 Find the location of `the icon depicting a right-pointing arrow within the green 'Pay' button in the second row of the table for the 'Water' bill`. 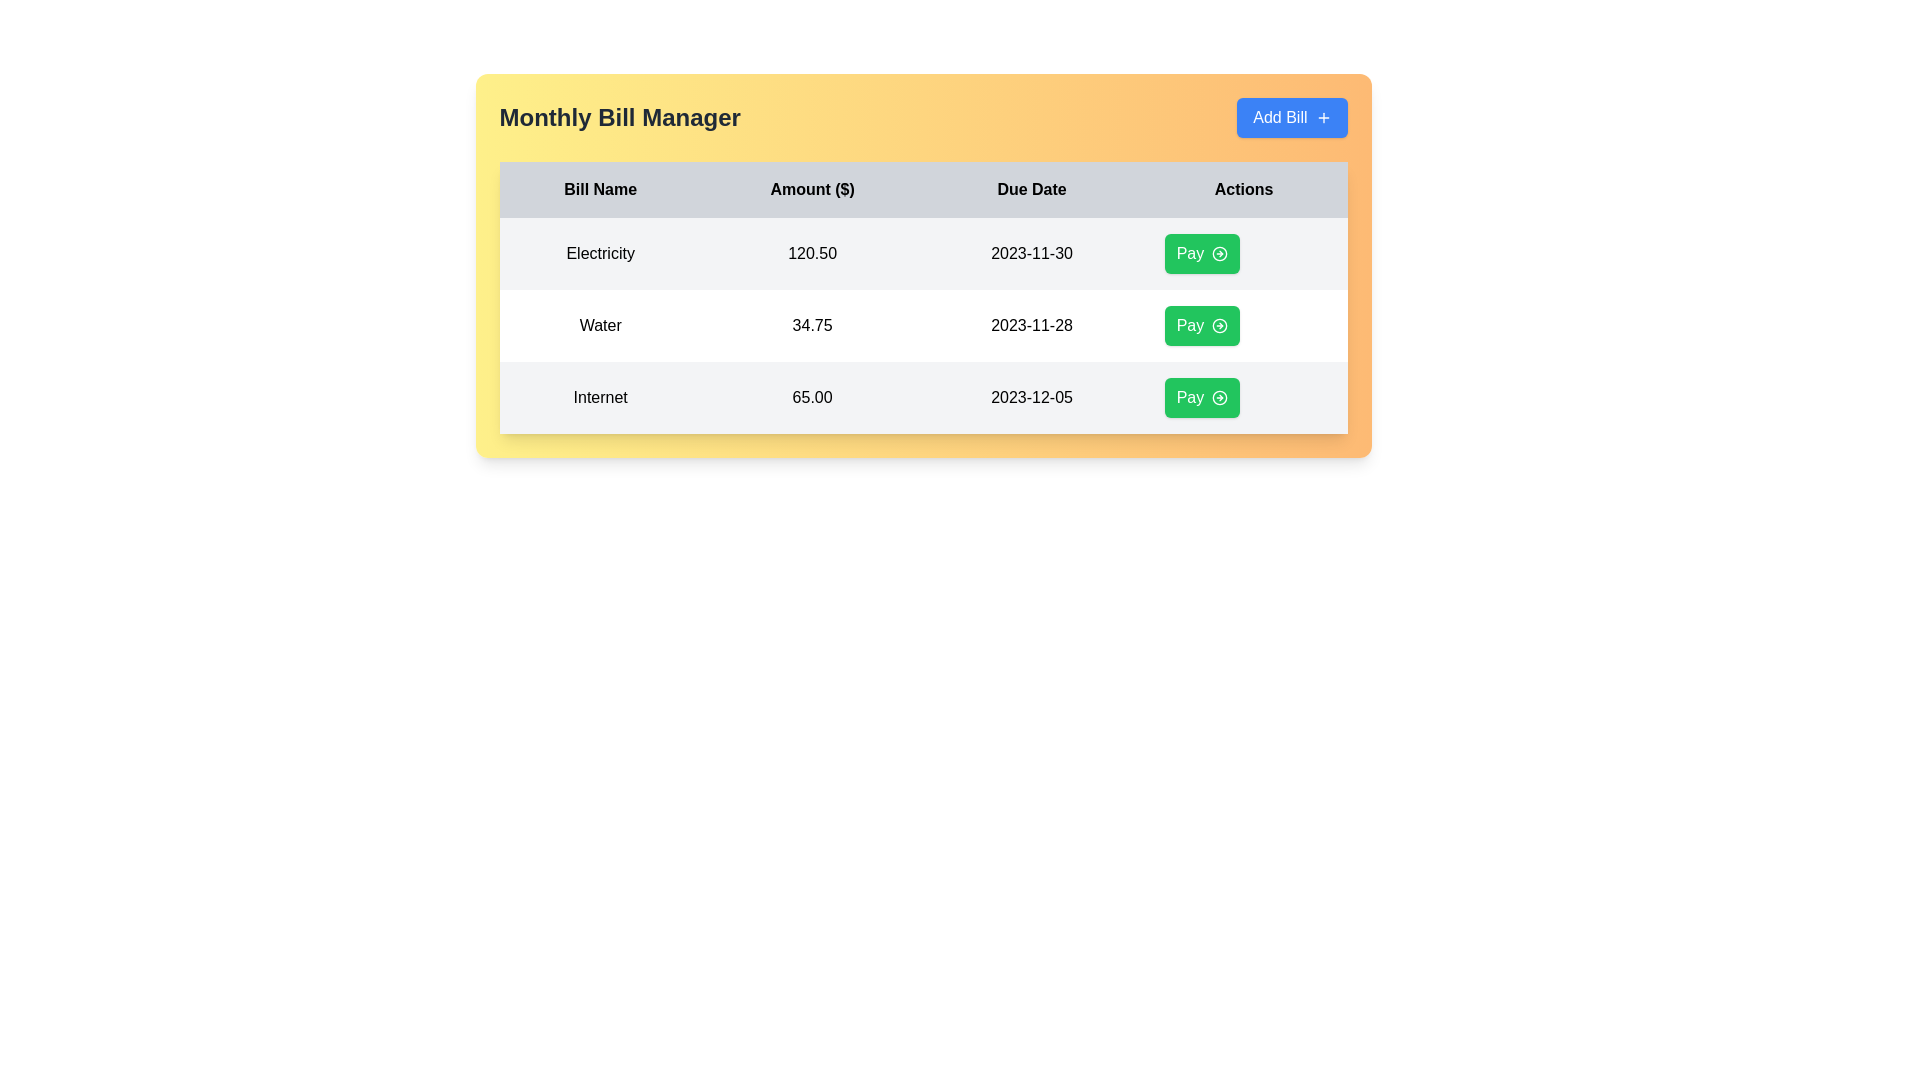

the icon depicting a right-pointing arrow within the green 'Pay' button in the second row of the table for the 'Water' bill is located at coordinates (1219, 325).